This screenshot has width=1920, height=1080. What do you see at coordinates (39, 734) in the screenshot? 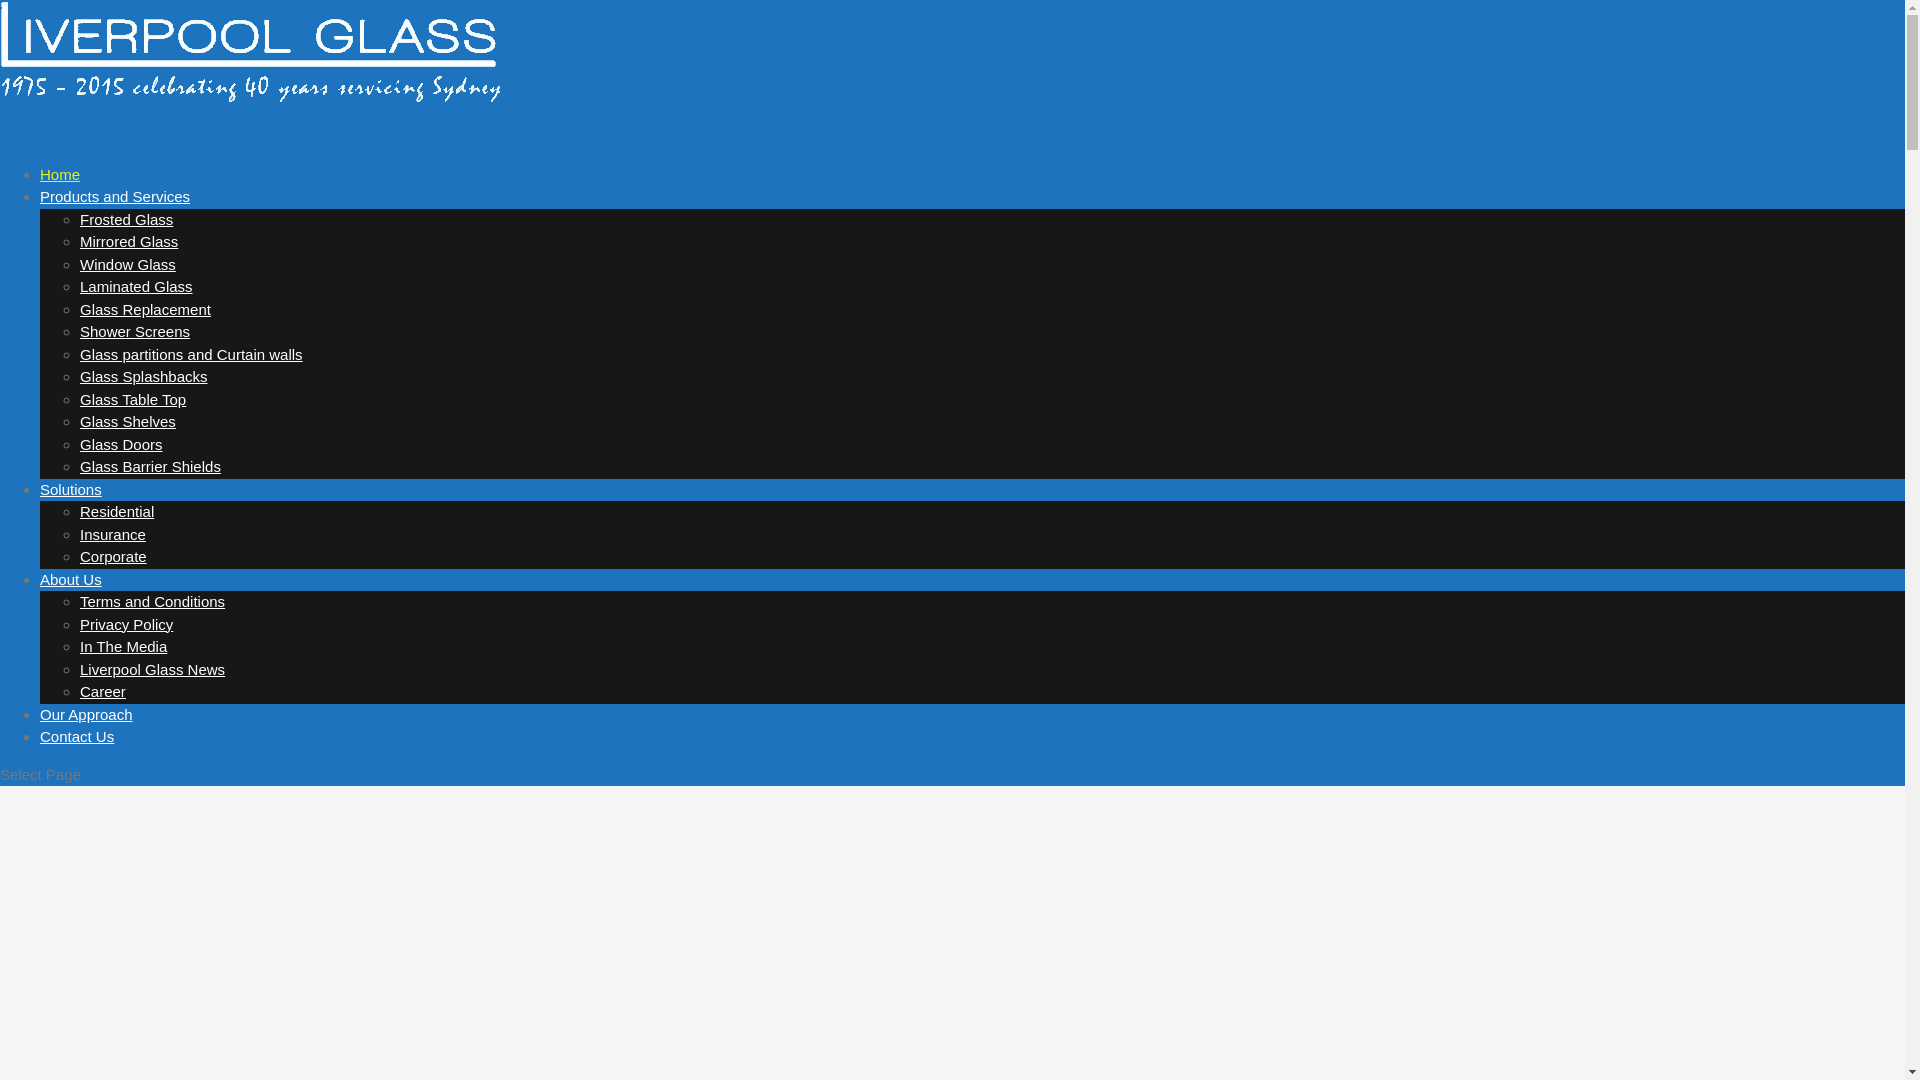
I see `'Our Approach'` at bounding box center [39, 734].